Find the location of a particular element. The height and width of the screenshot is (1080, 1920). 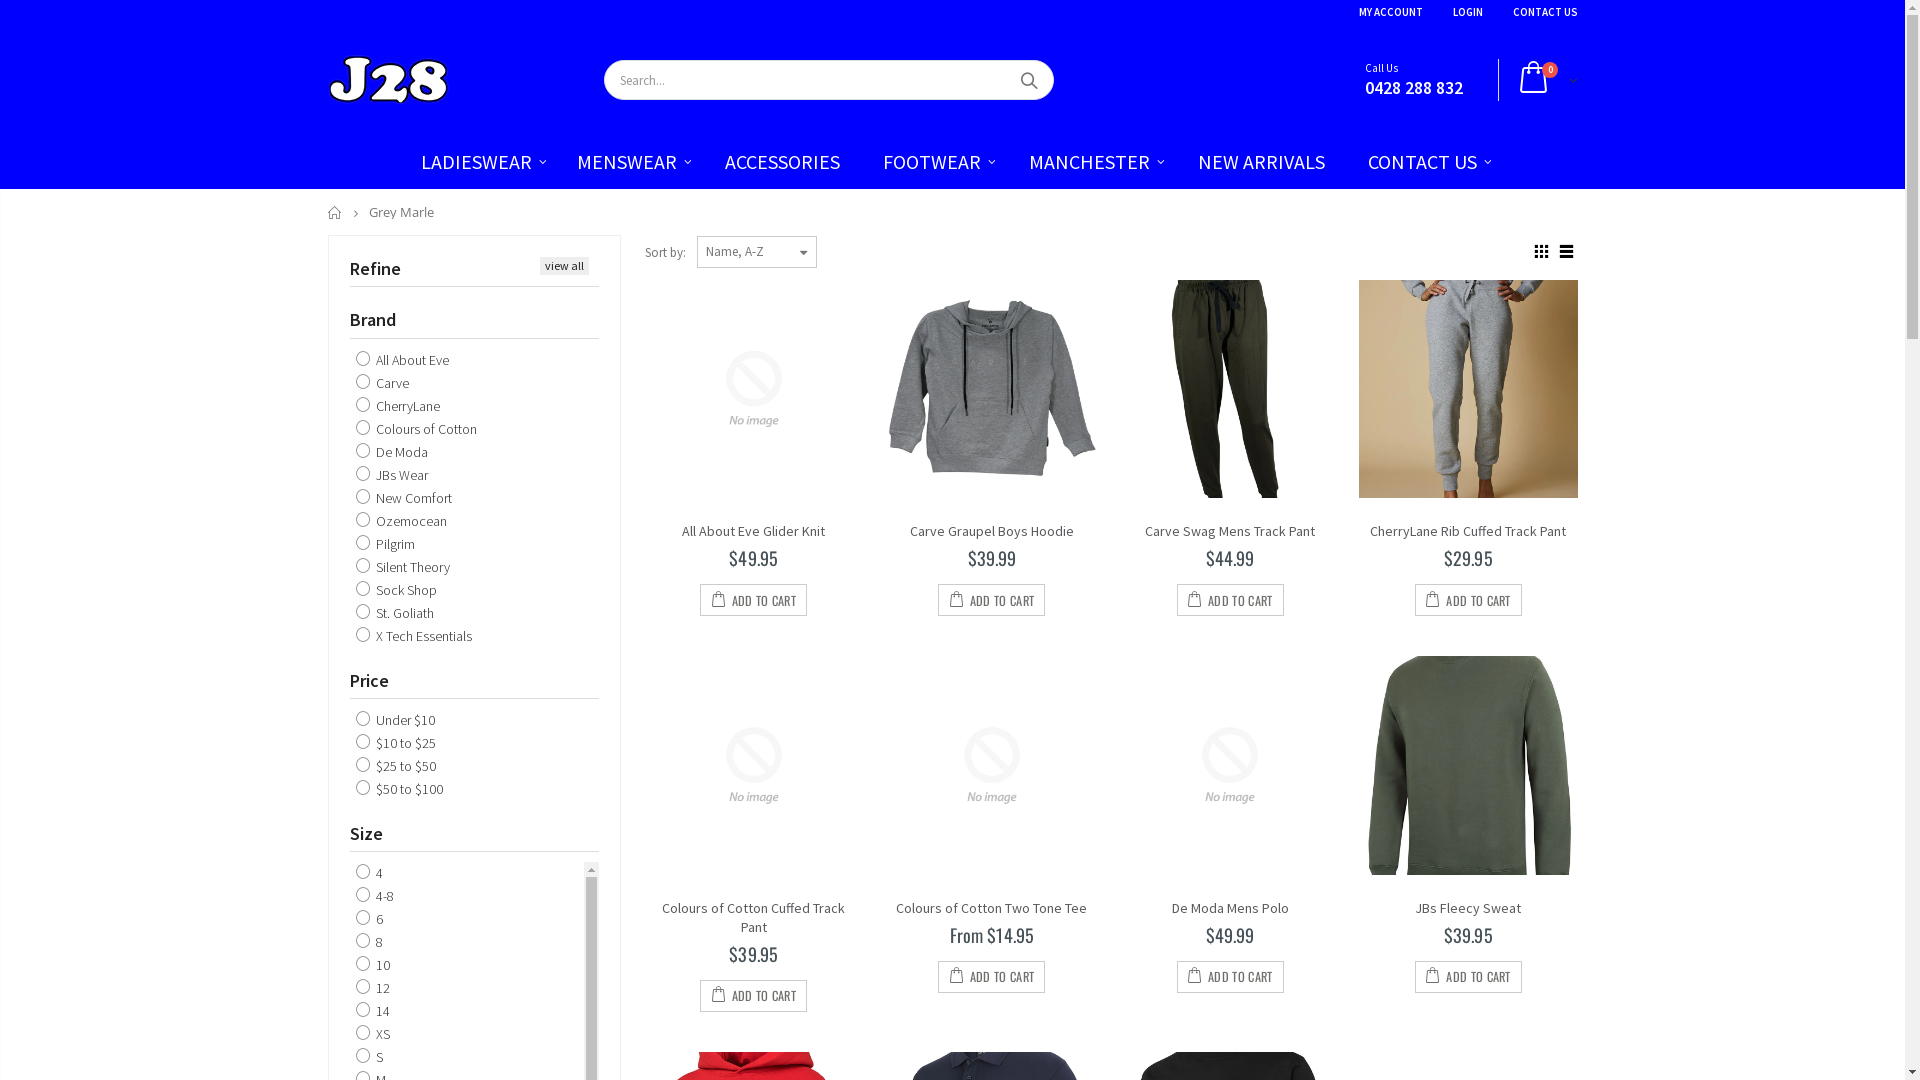

'MY ACCOUNT' is located at coordinates (1389, 11).